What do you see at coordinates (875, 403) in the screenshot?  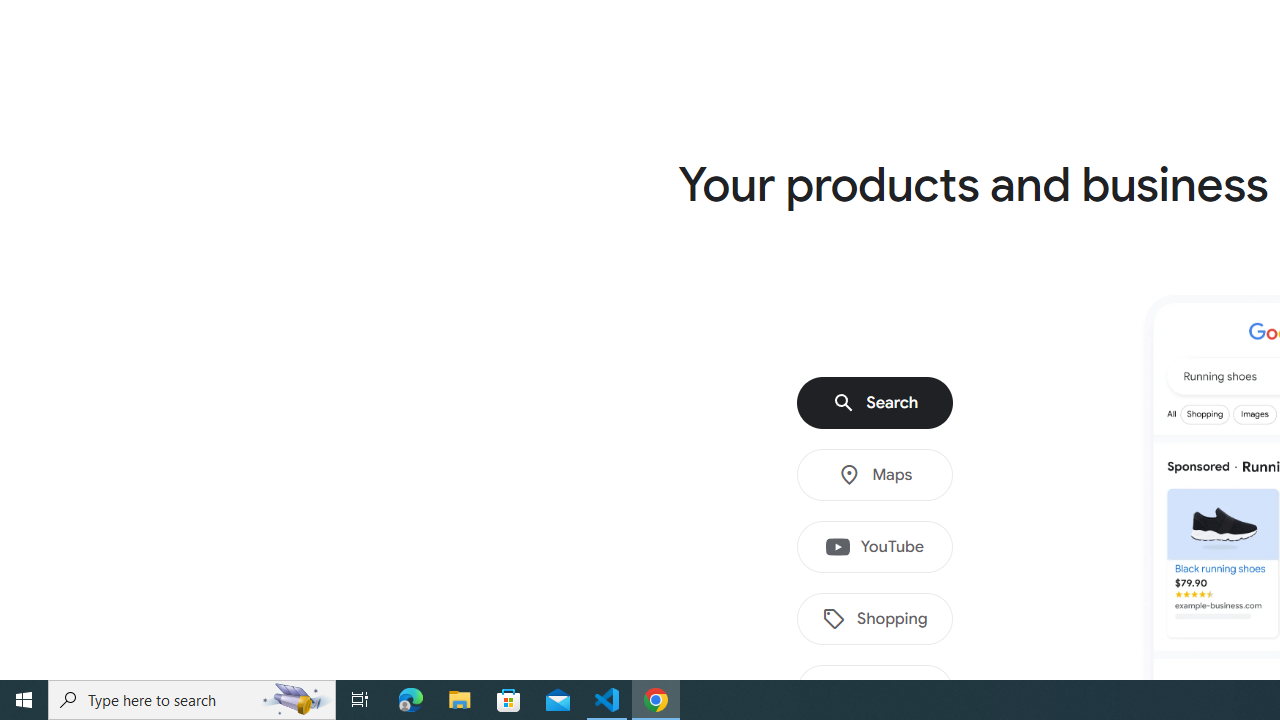 I see `'Search'` at bounding box center [875, 403].